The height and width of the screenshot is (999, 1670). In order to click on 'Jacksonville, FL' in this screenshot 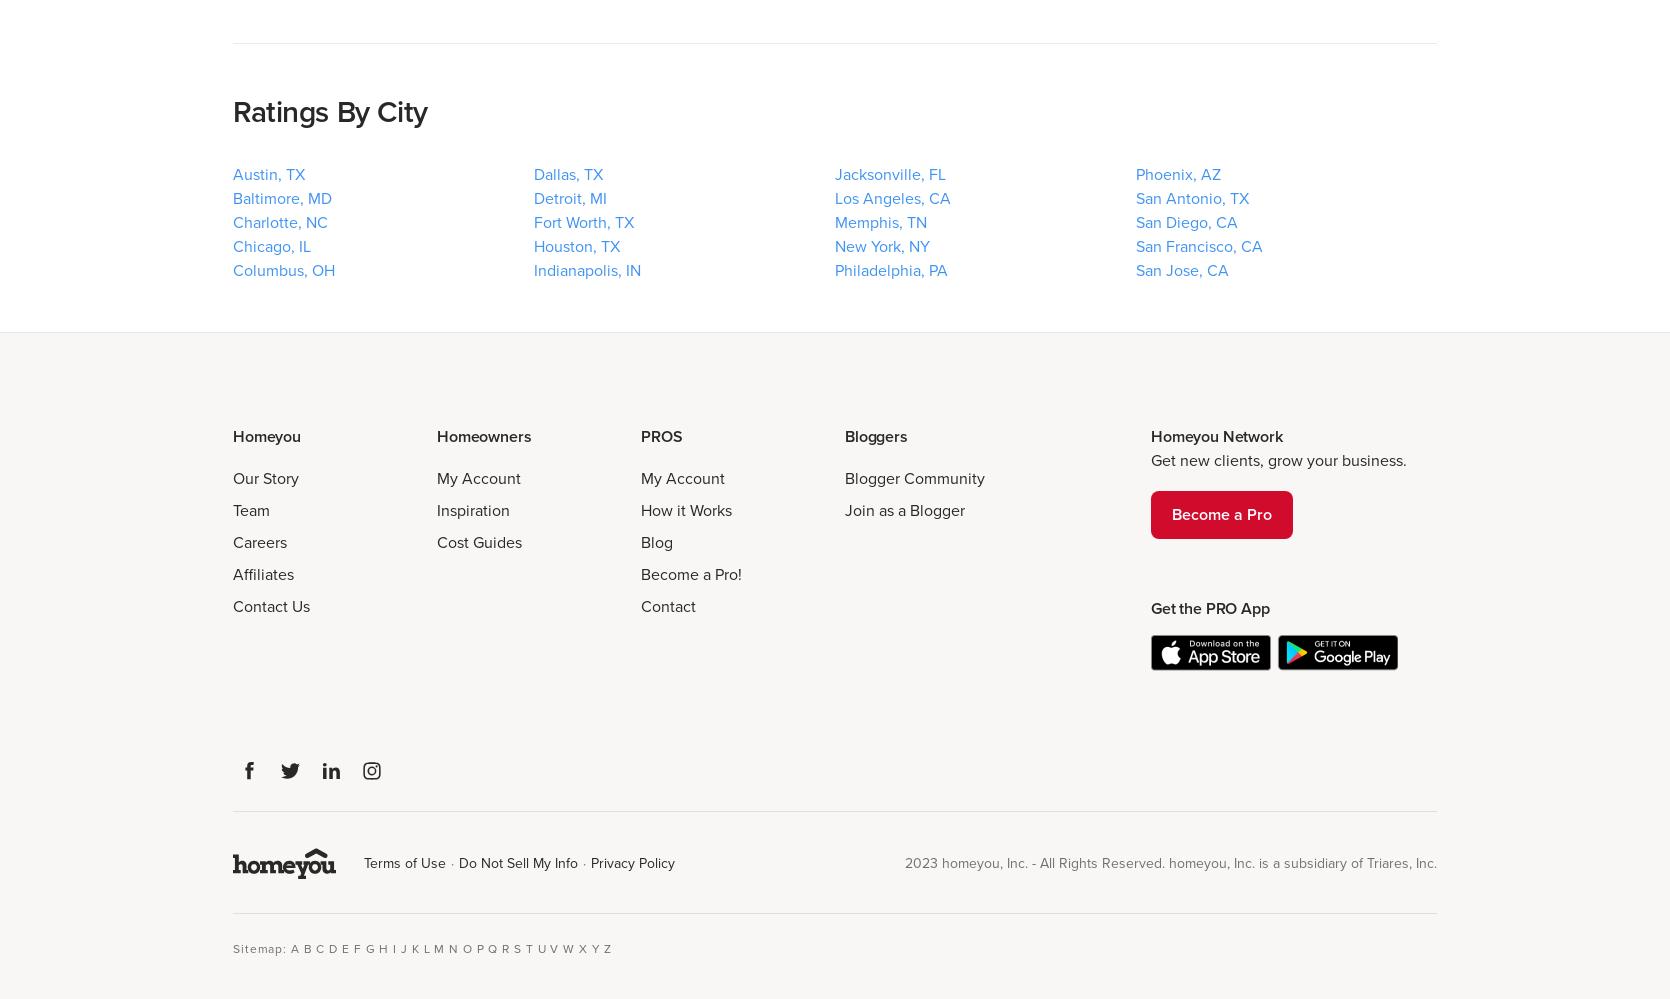, I will do `click(890, 173)`.